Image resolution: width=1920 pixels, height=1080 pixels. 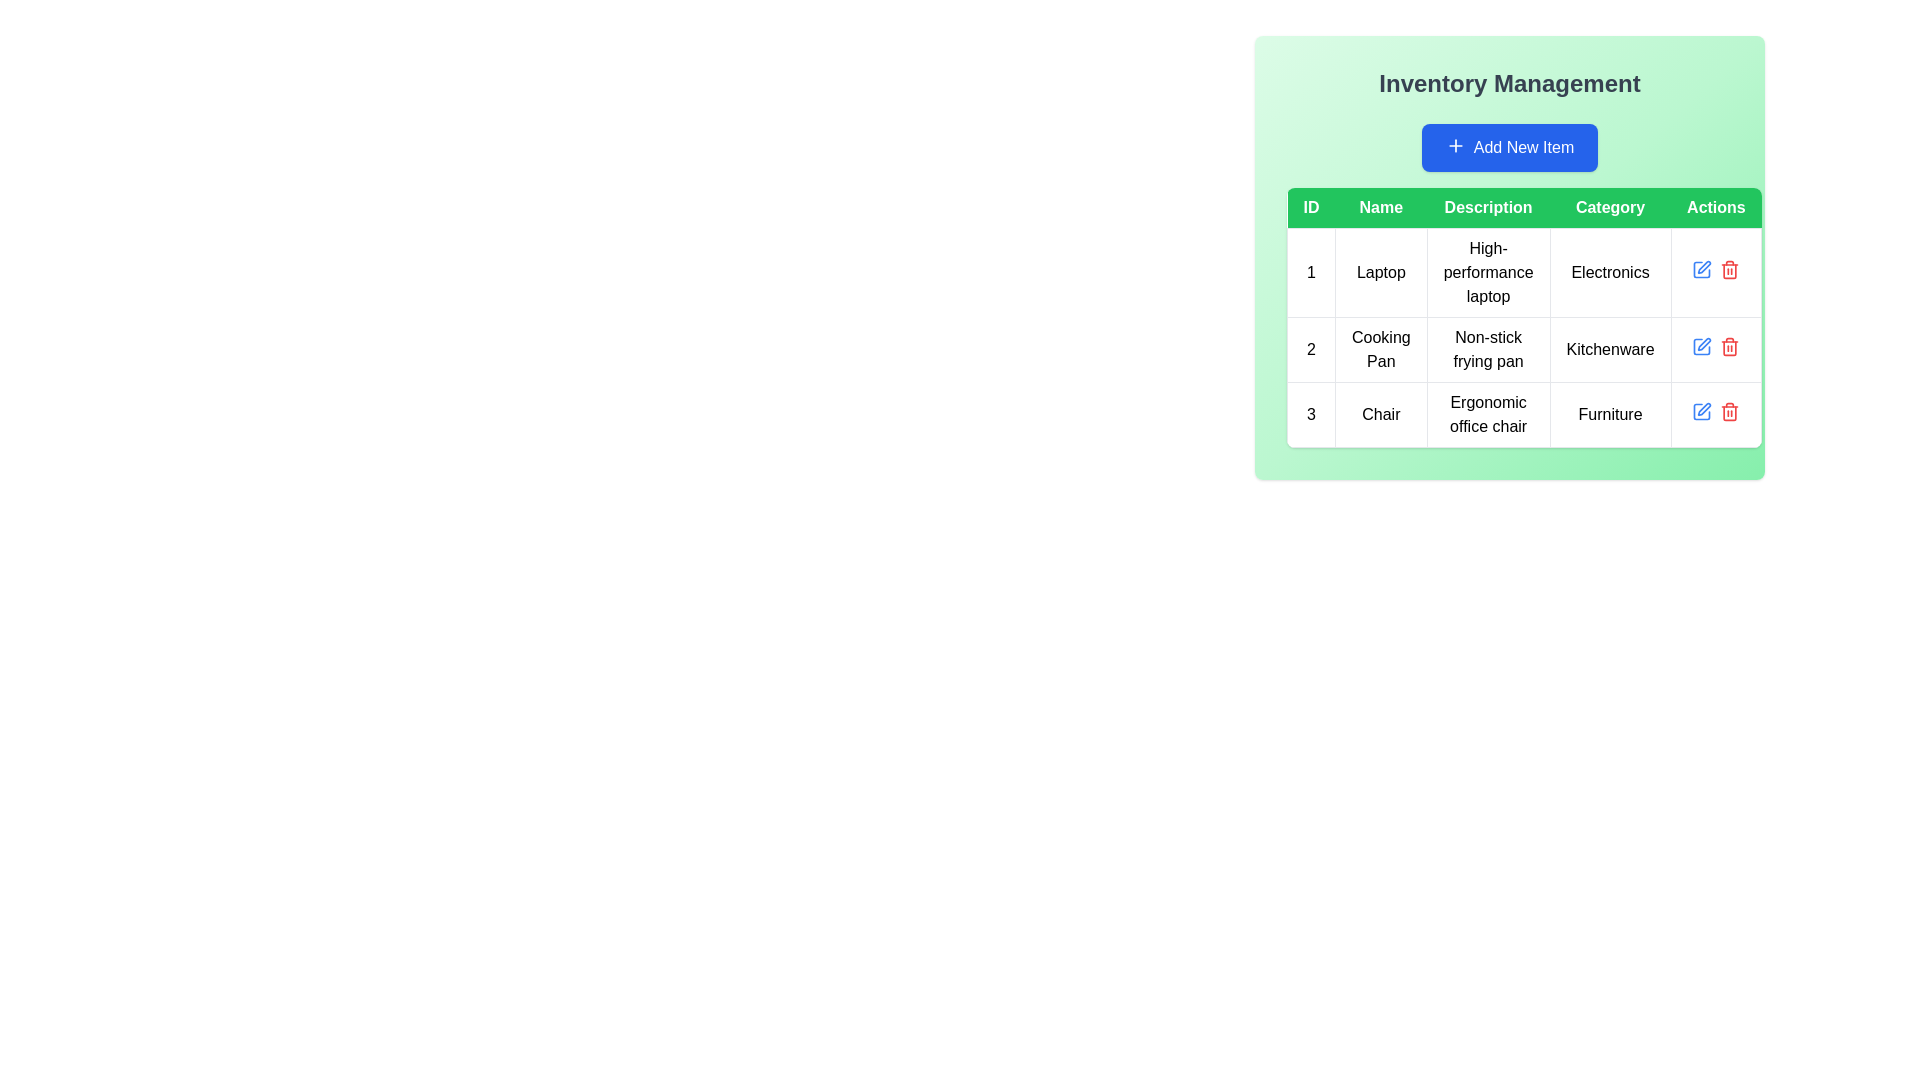 I want to click on the text label displaying 'High-performance laptop' in the 'Description' column of the table, so click(x=1488, y=273).